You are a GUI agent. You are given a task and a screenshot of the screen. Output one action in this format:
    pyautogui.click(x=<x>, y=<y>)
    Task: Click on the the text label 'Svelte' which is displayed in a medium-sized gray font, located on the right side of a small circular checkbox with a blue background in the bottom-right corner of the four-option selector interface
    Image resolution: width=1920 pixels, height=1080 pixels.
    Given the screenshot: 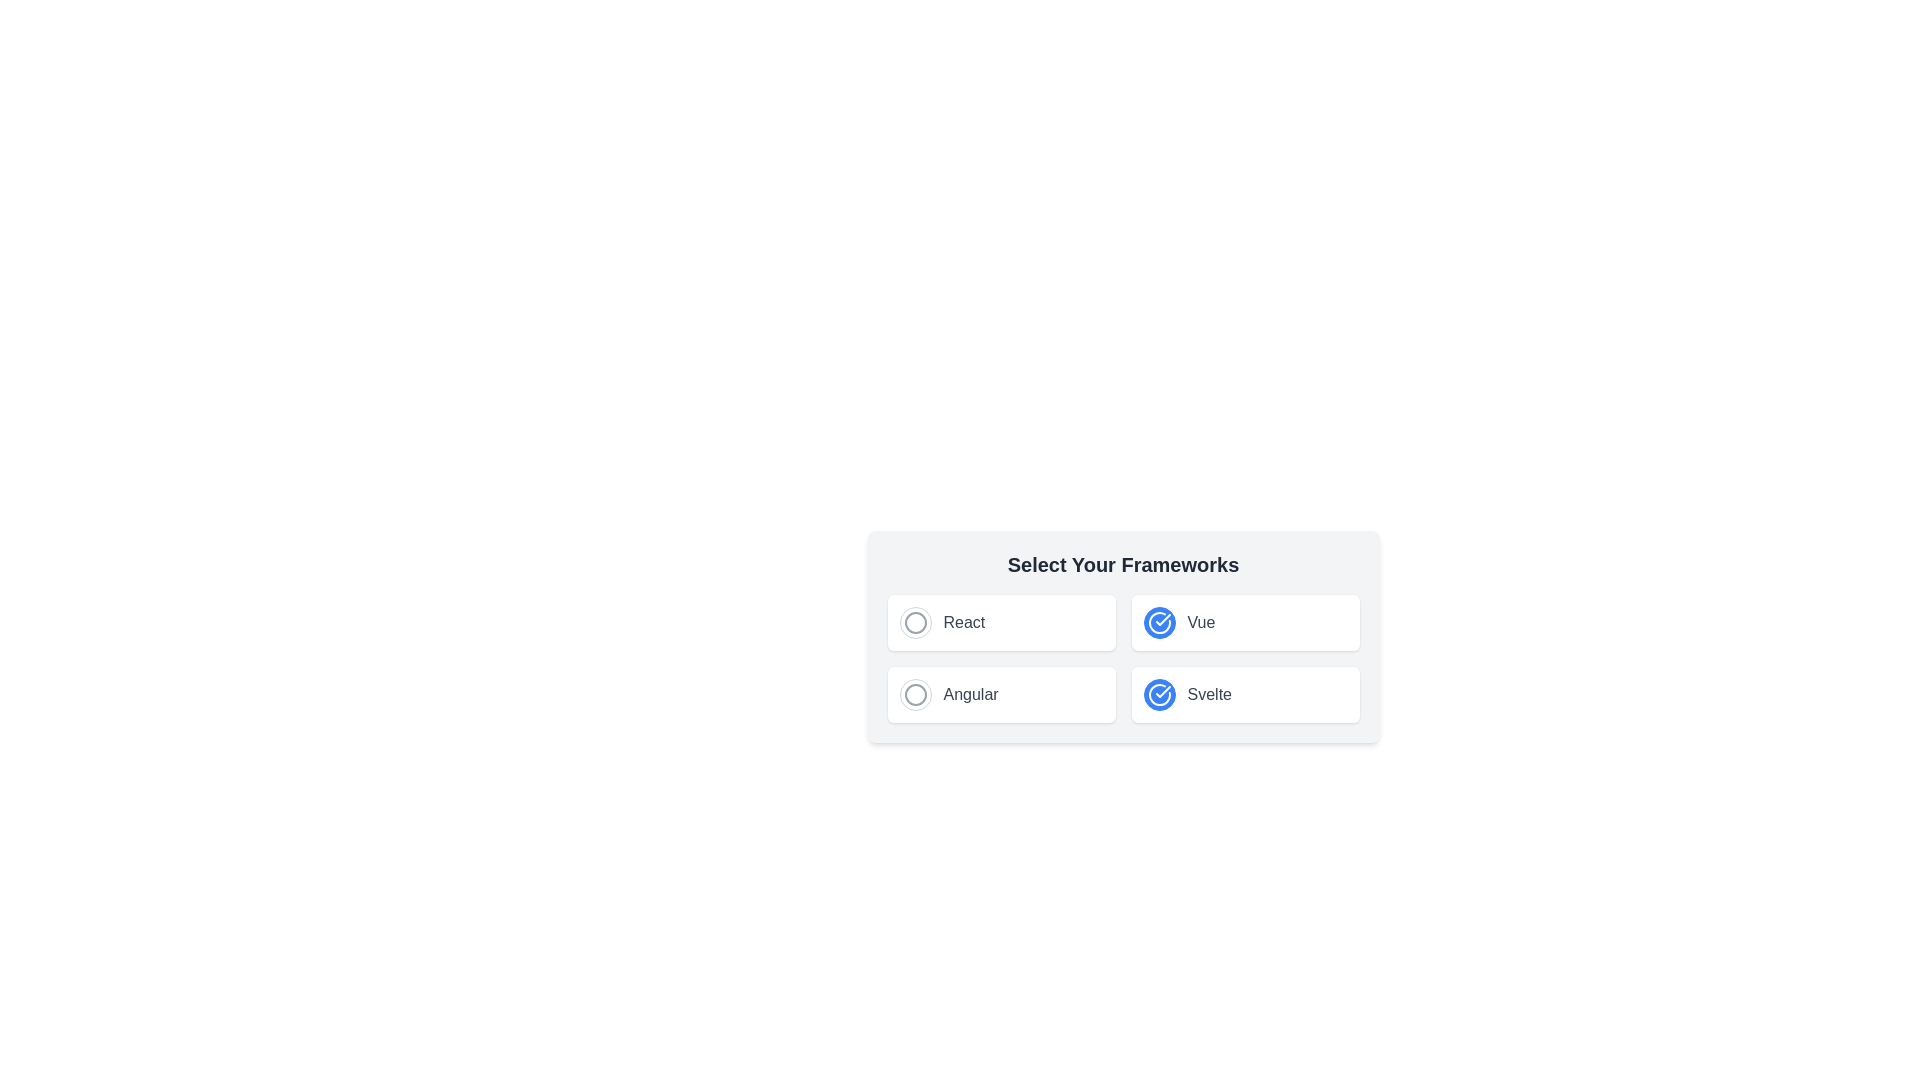 What is the action you would take?
    pyautogui.click(x=1208, y=693)
    